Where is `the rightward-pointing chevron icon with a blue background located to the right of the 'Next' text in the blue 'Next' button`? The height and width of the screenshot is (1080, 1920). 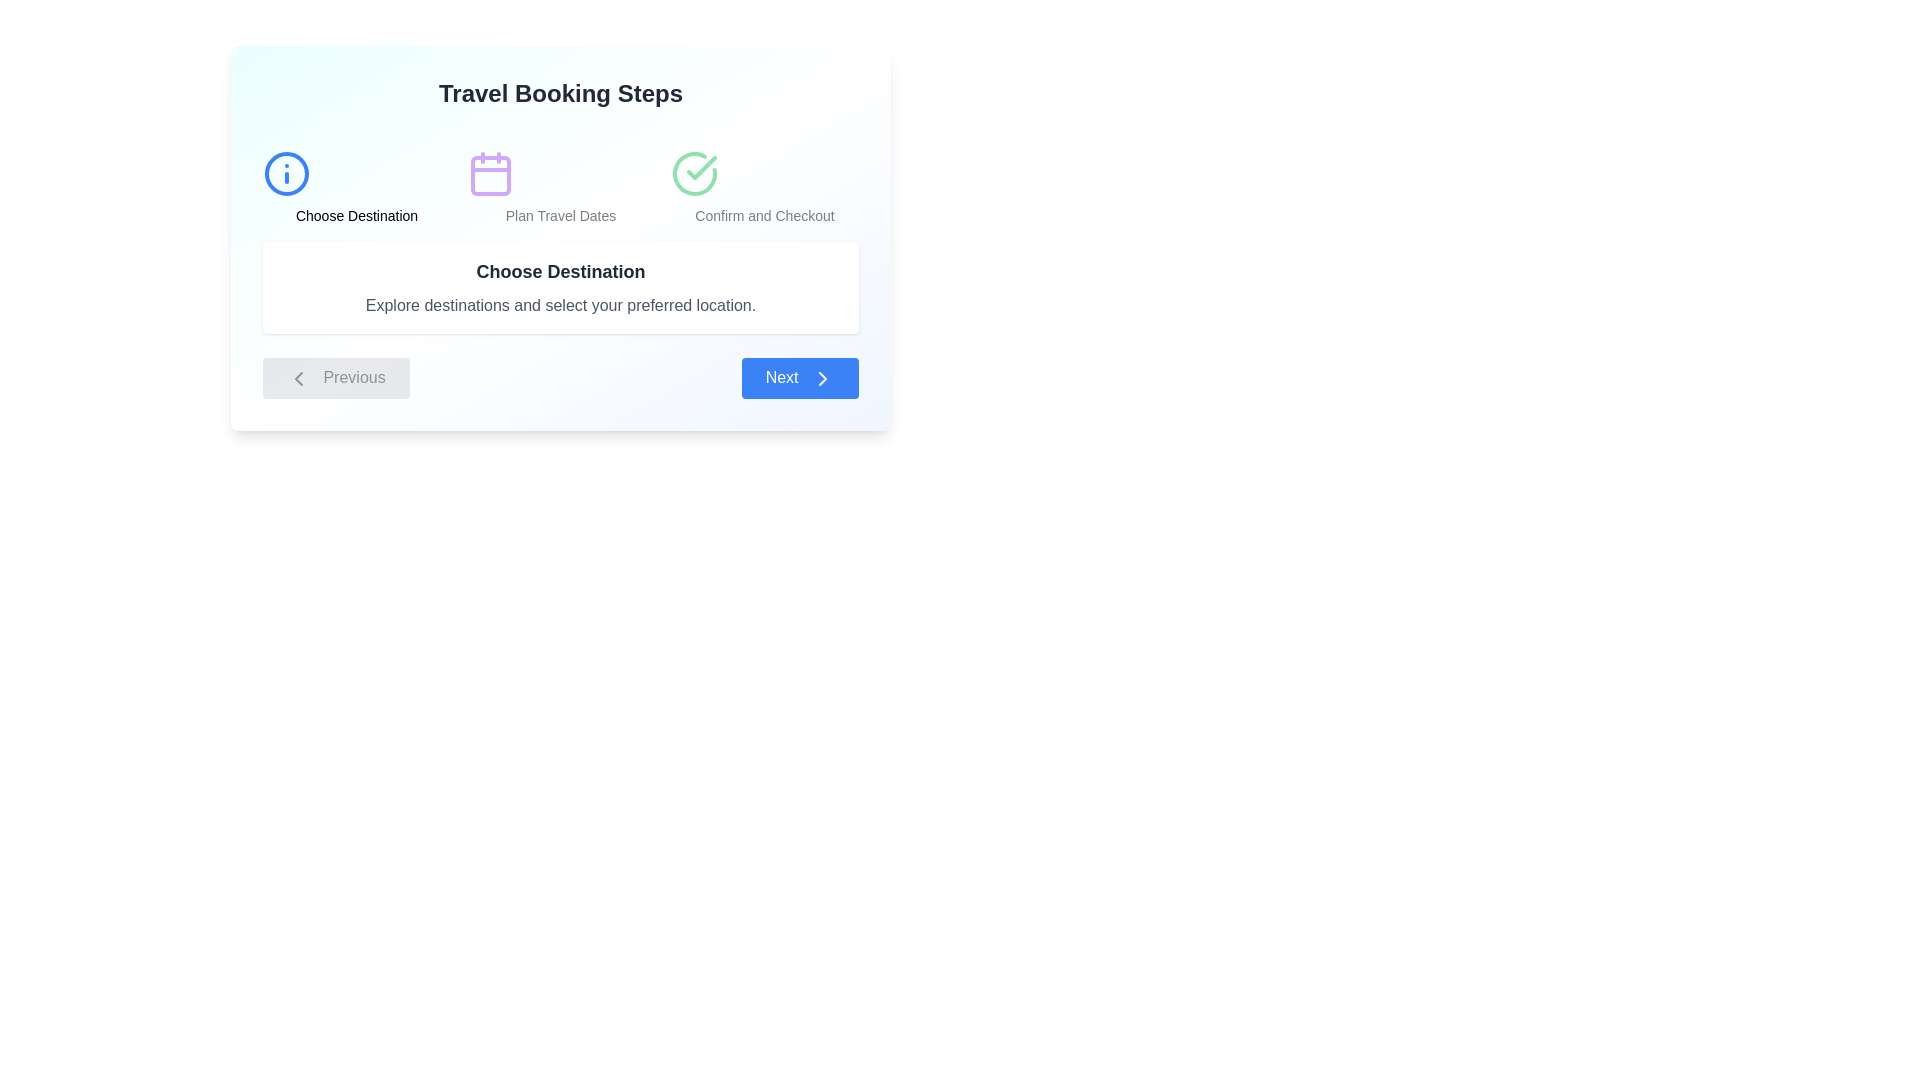 the rightward-pointing chevron icon with a blue background located to the right of the 'Next' text in the blue 'Next' button is located at coordinates (822, 378).